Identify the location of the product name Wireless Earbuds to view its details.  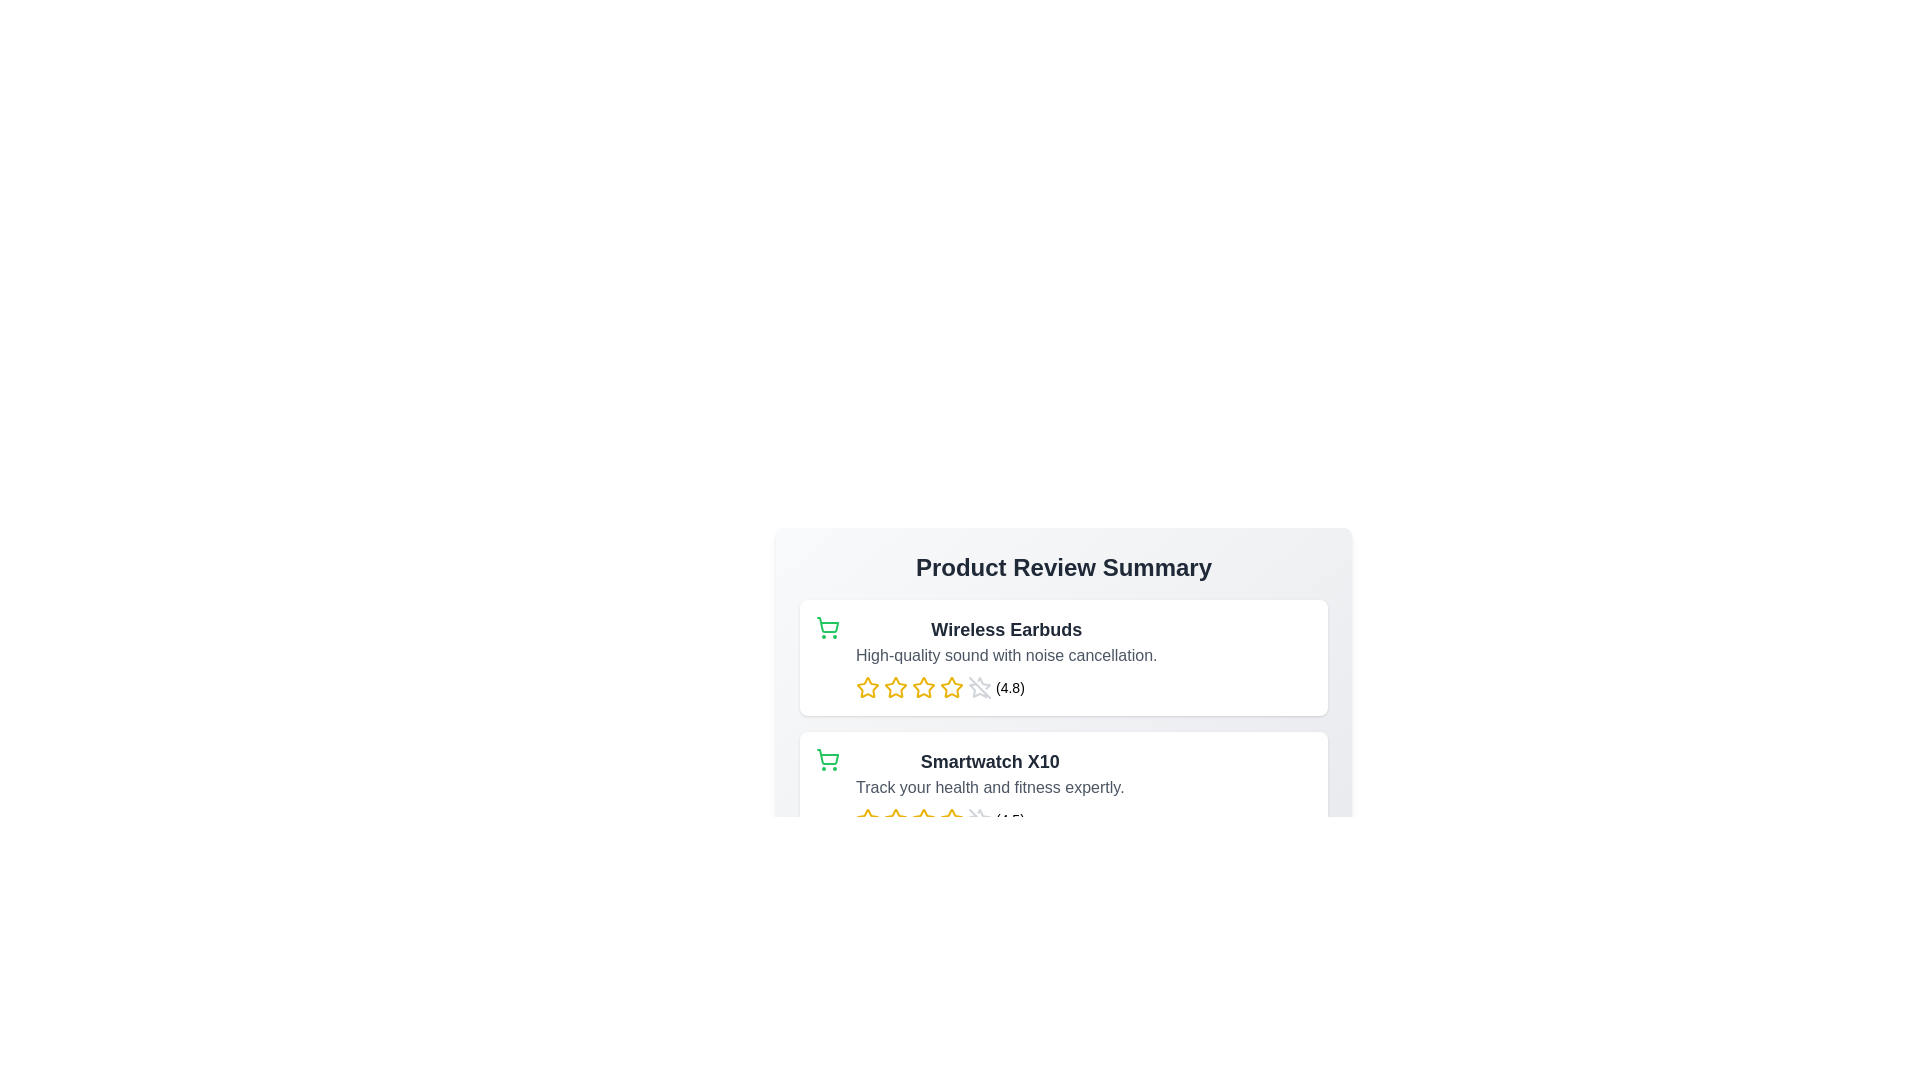
(1006, 628).